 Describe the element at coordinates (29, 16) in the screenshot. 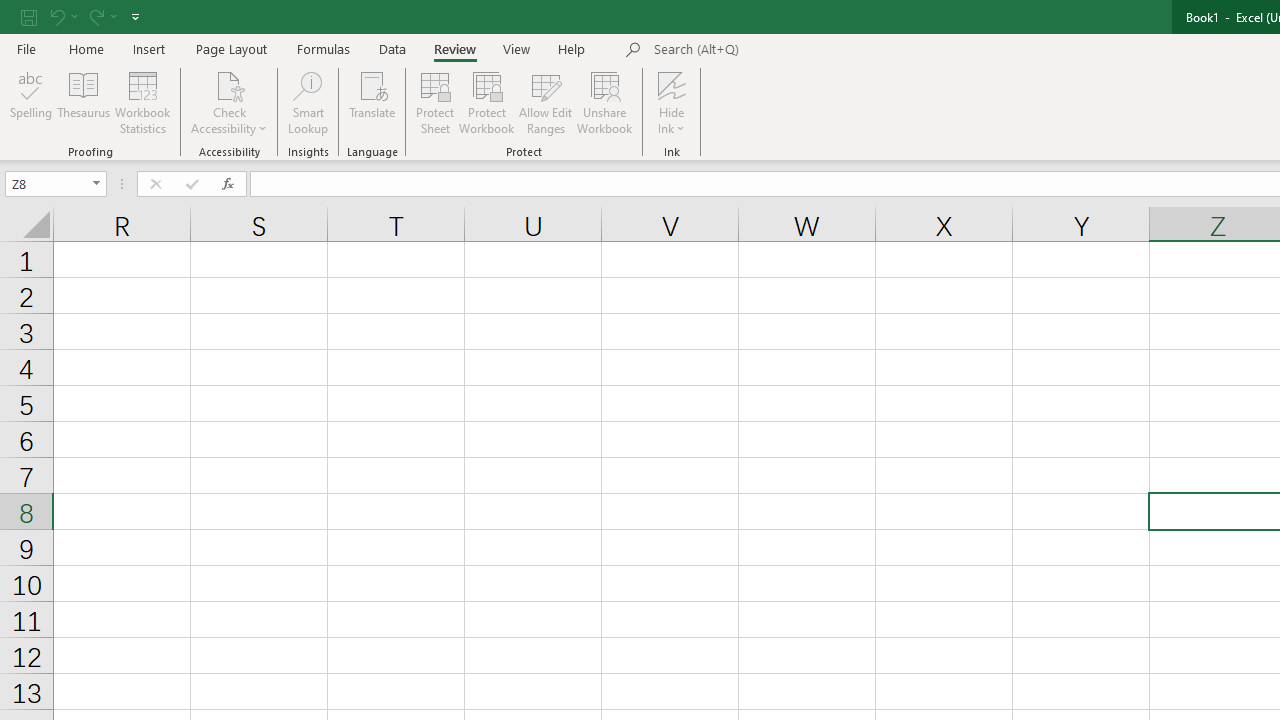

I see `'Save'` at that location.